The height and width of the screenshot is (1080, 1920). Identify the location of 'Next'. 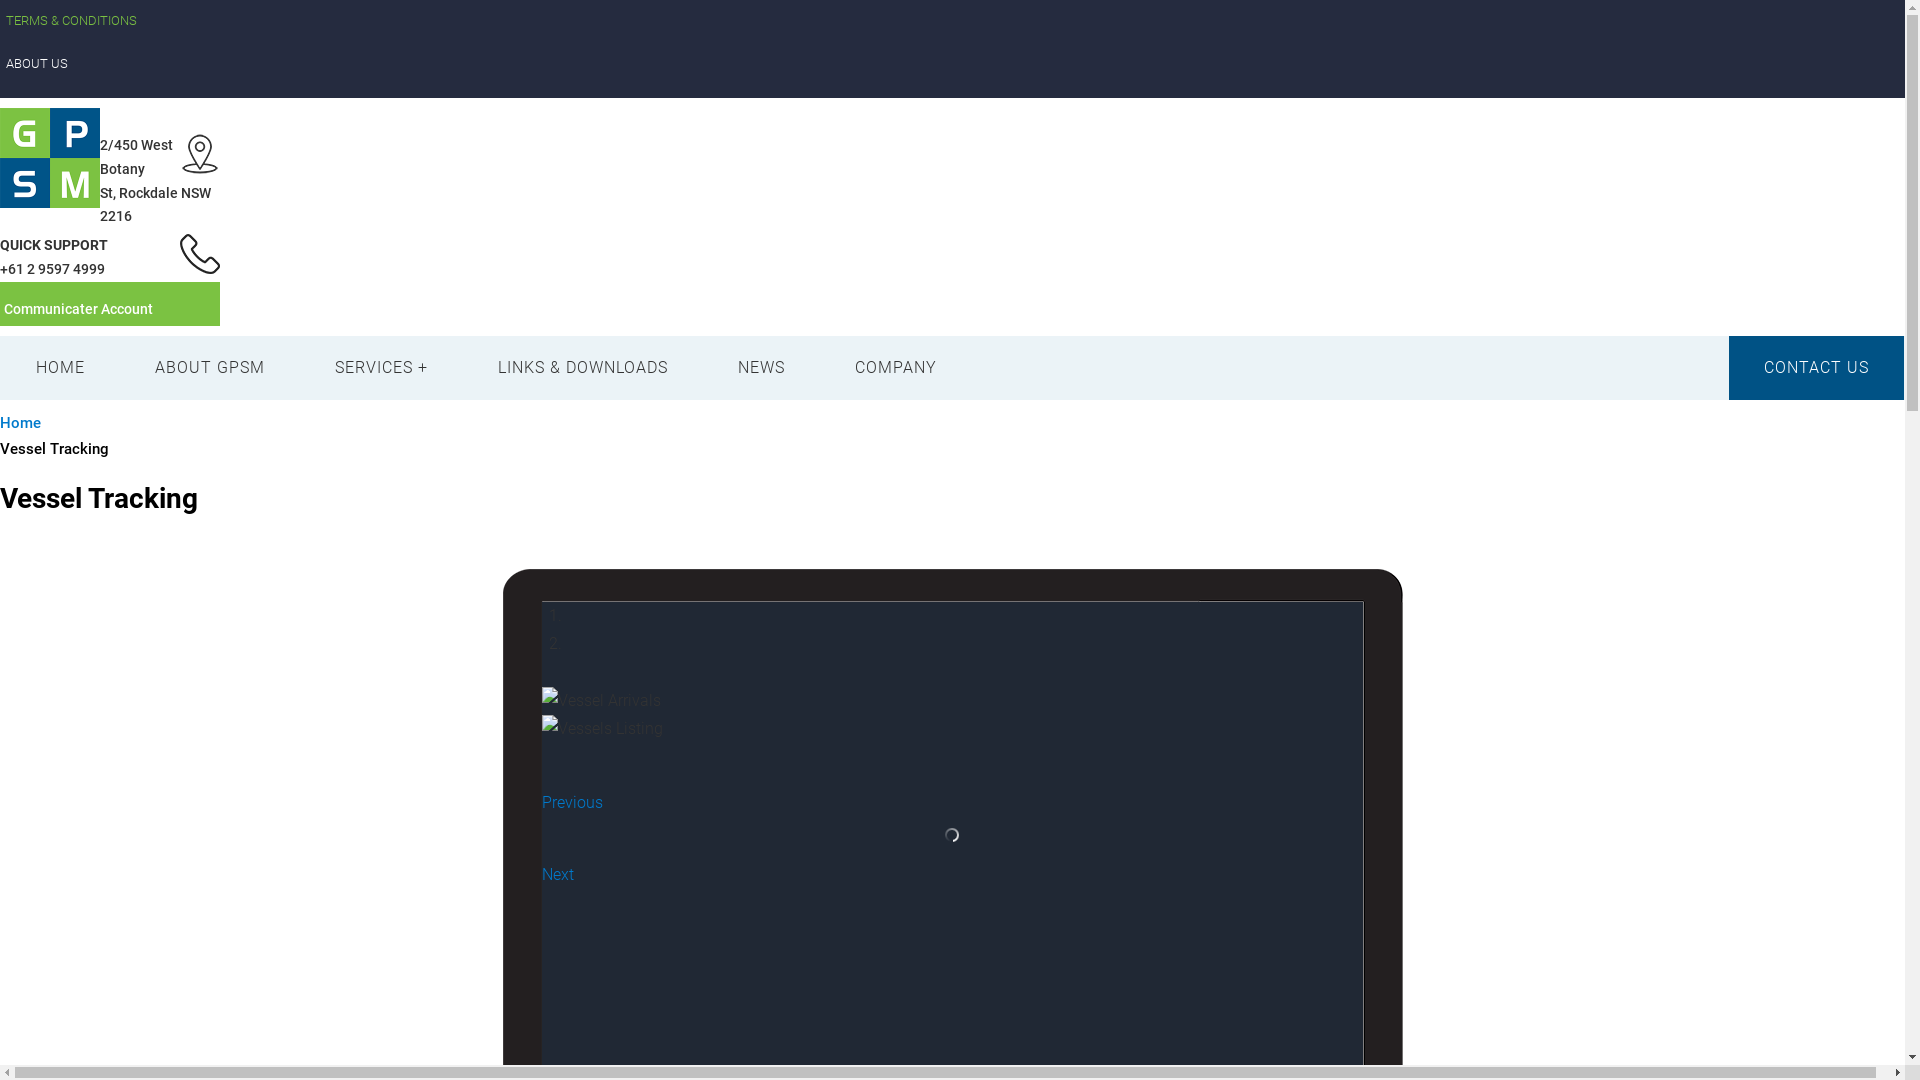
(542, 873).